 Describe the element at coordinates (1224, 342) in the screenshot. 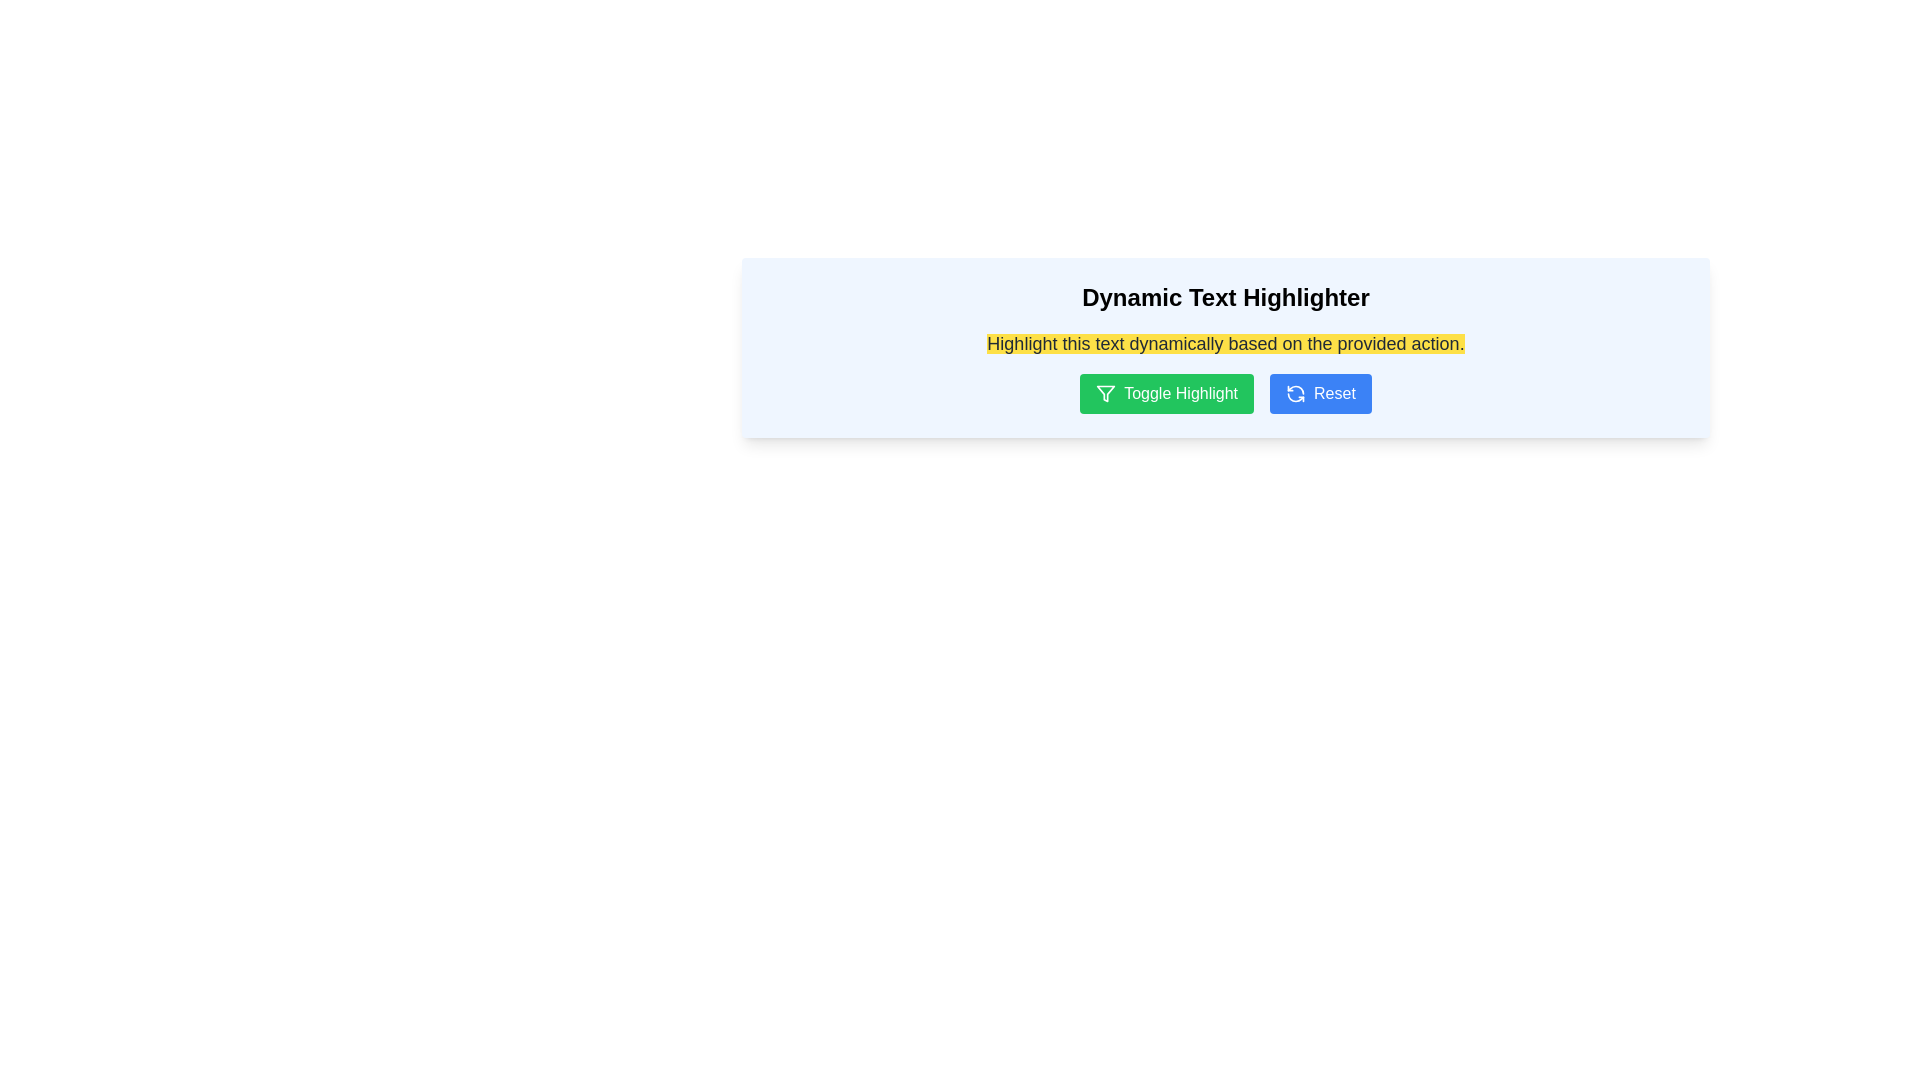

I see `the highlighted text that reads 'Highlight this text dynamically based on the provided action.' located beneath the header 'Dynamic Text Highlighter'` at that location.